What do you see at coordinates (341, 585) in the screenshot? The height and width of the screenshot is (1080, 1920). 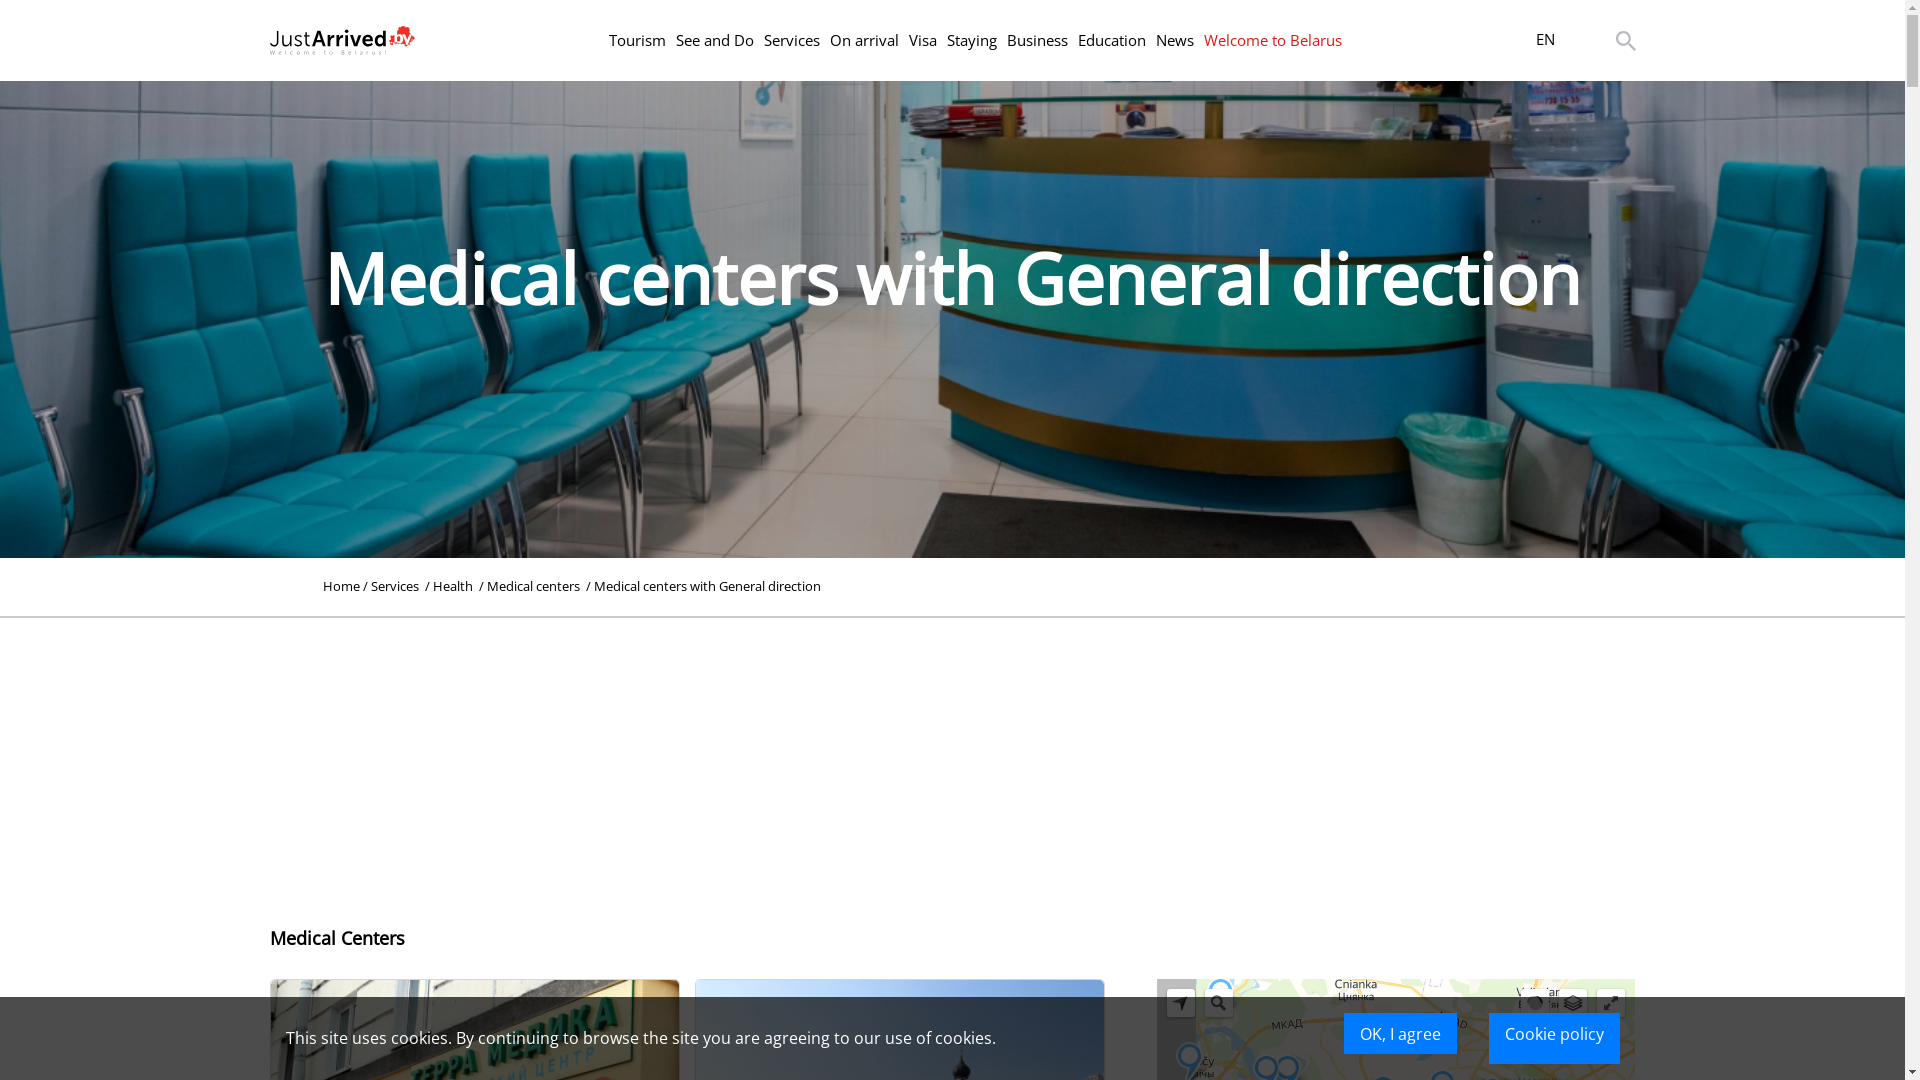 I see `' Home '` at bounding box center [341, 585].